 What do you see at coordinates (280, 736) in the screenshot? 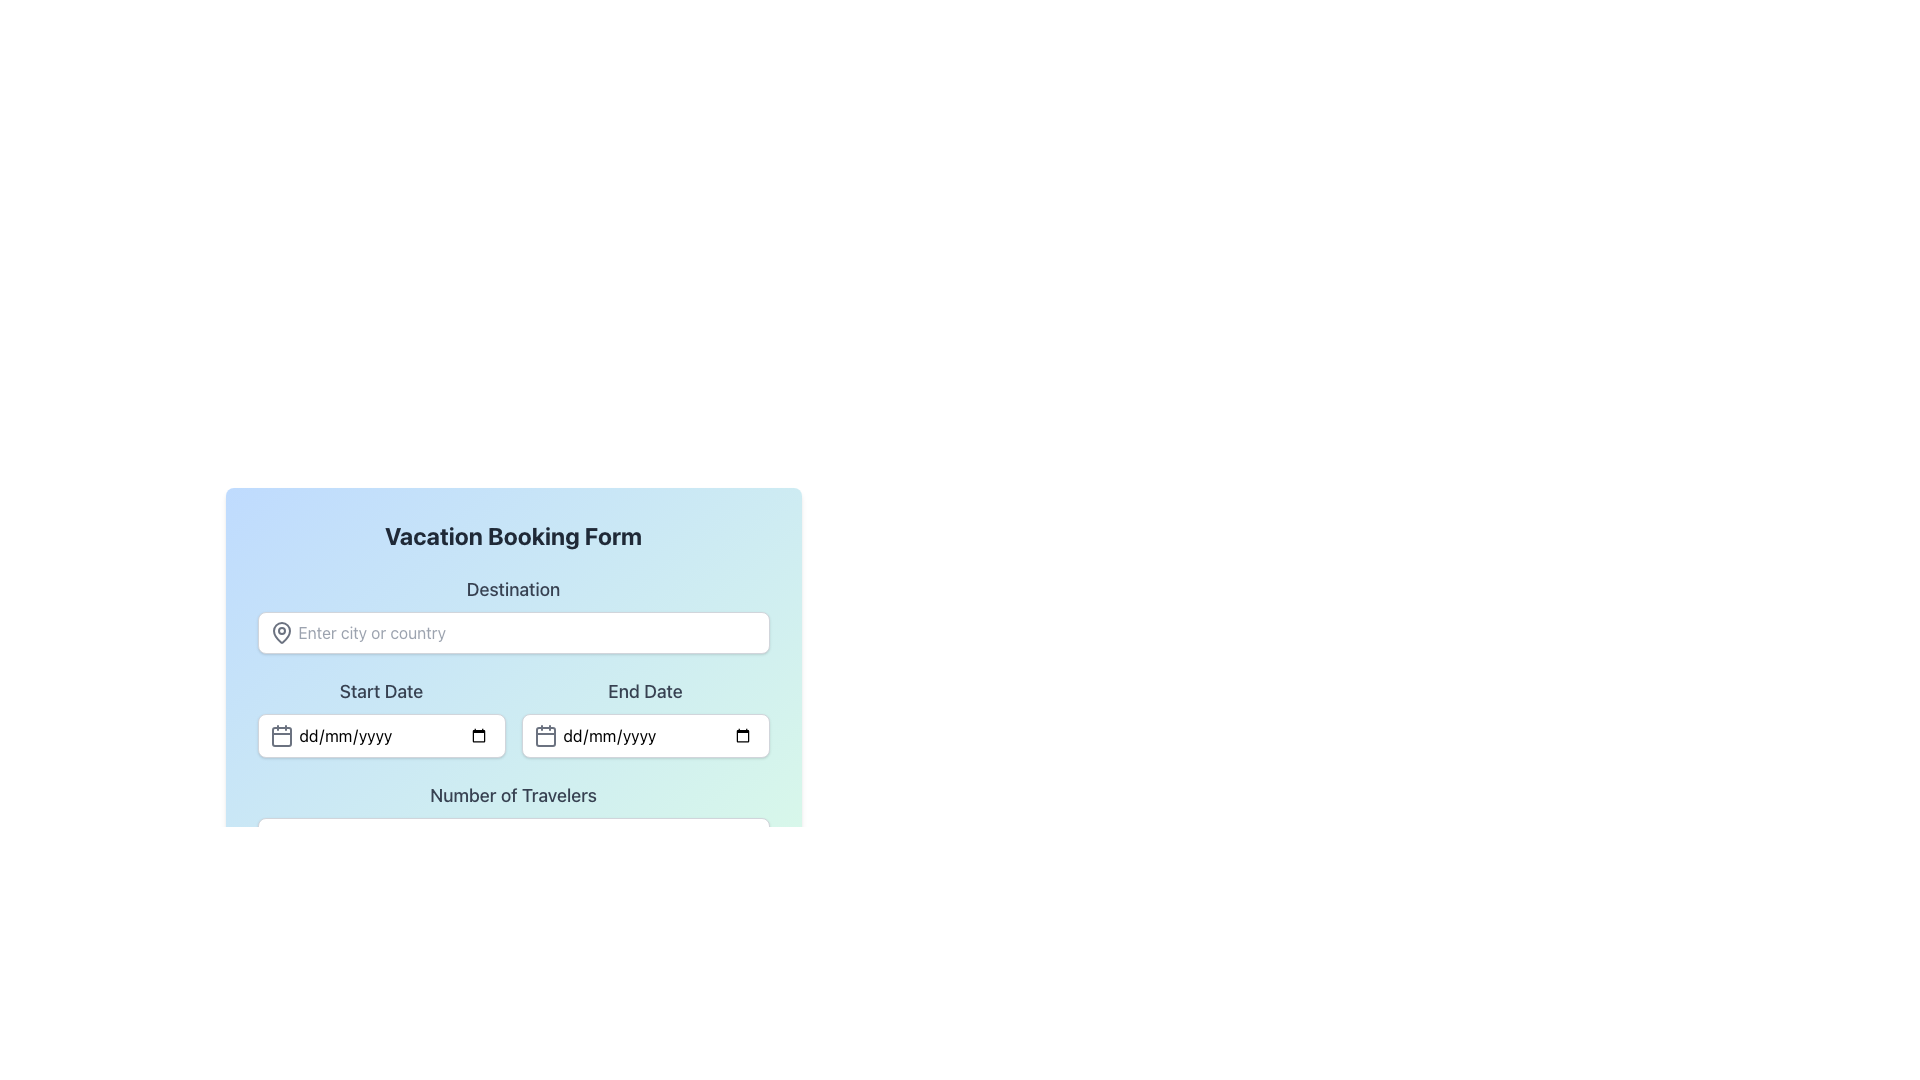
I see `the rectangular calendar-like SVG shape element located to the left of the 'Start Date' input field in the Vacation Booking Form` at bounding box center [280, 736].